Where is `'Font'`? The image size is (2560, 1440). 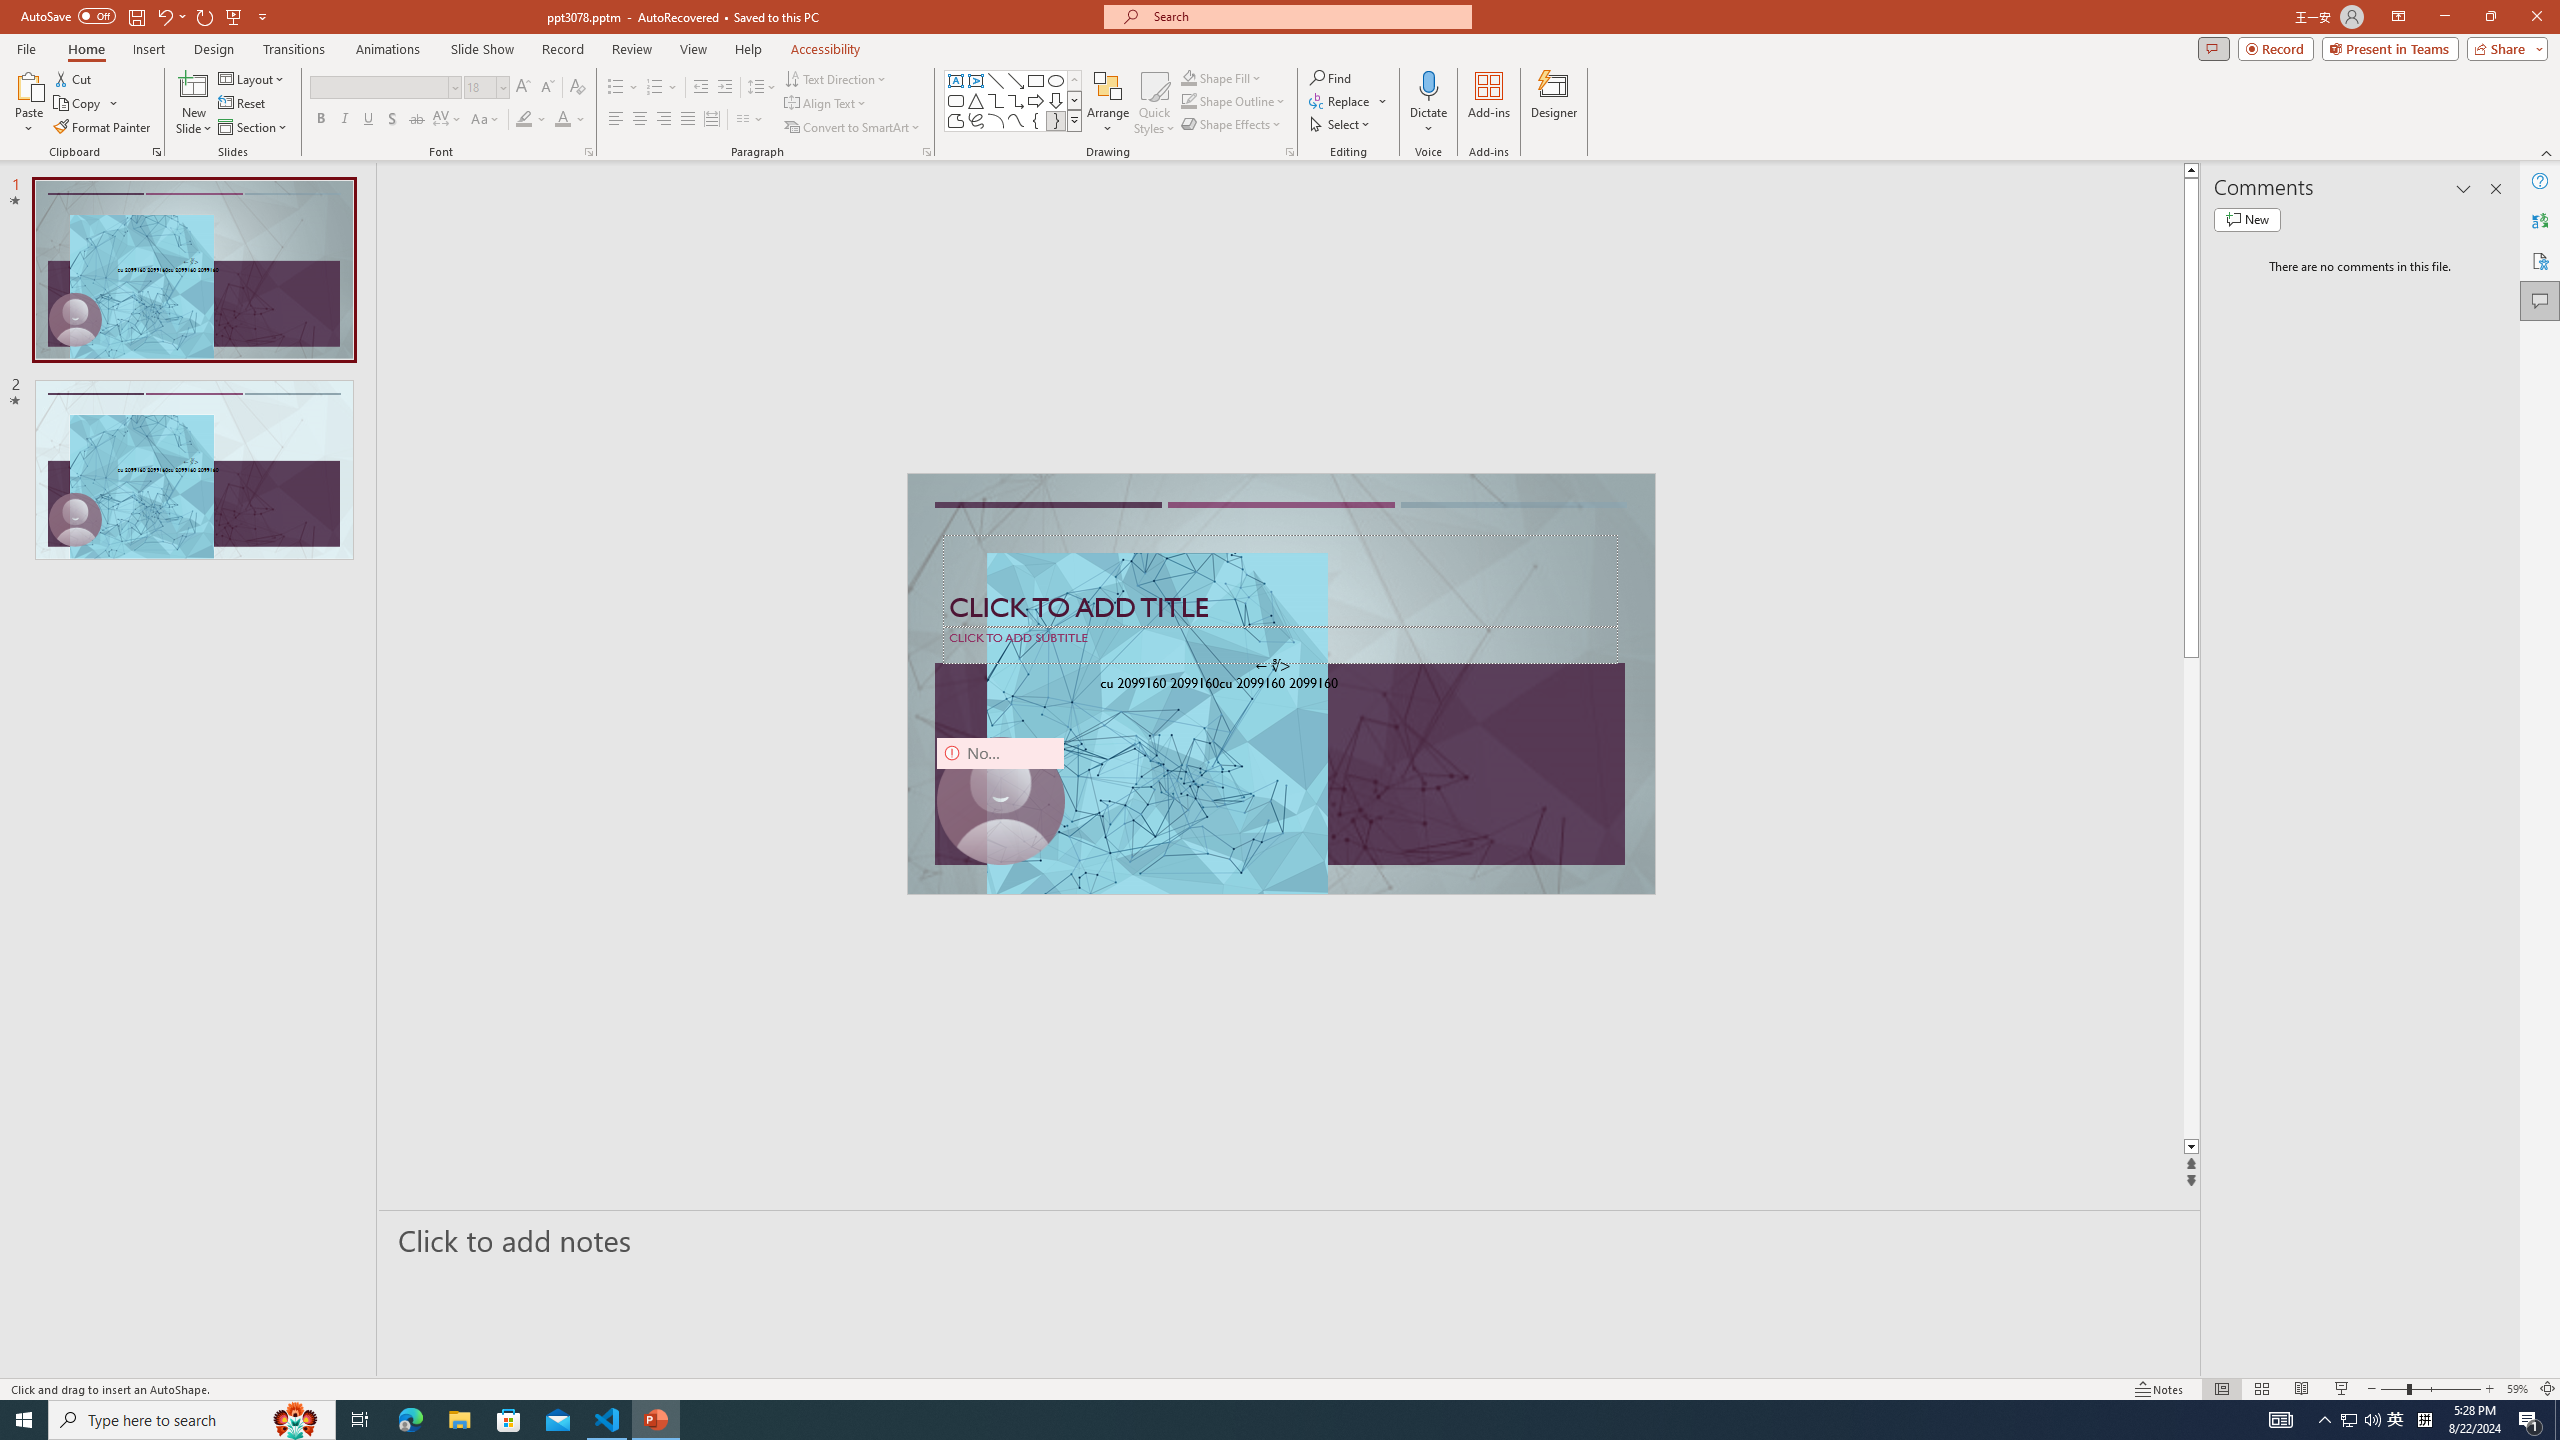 'Font' is located at coordinates (378, 87).